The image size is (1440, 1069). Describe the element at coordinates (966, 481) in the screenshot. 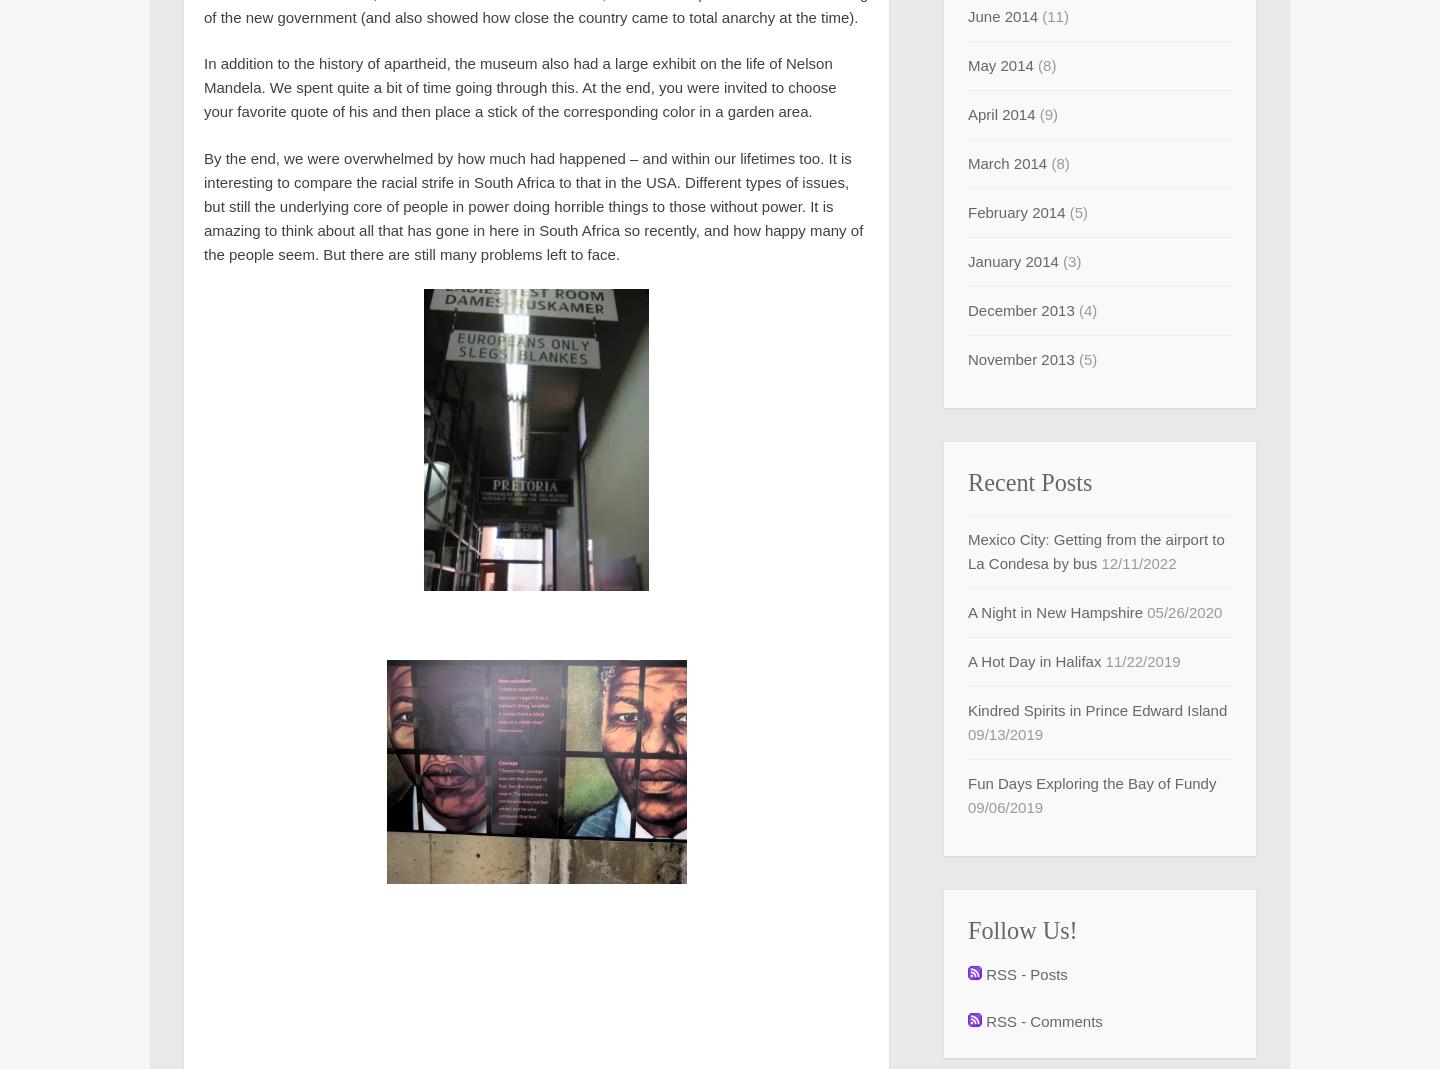

I see `'Recent Posts'` at that location.